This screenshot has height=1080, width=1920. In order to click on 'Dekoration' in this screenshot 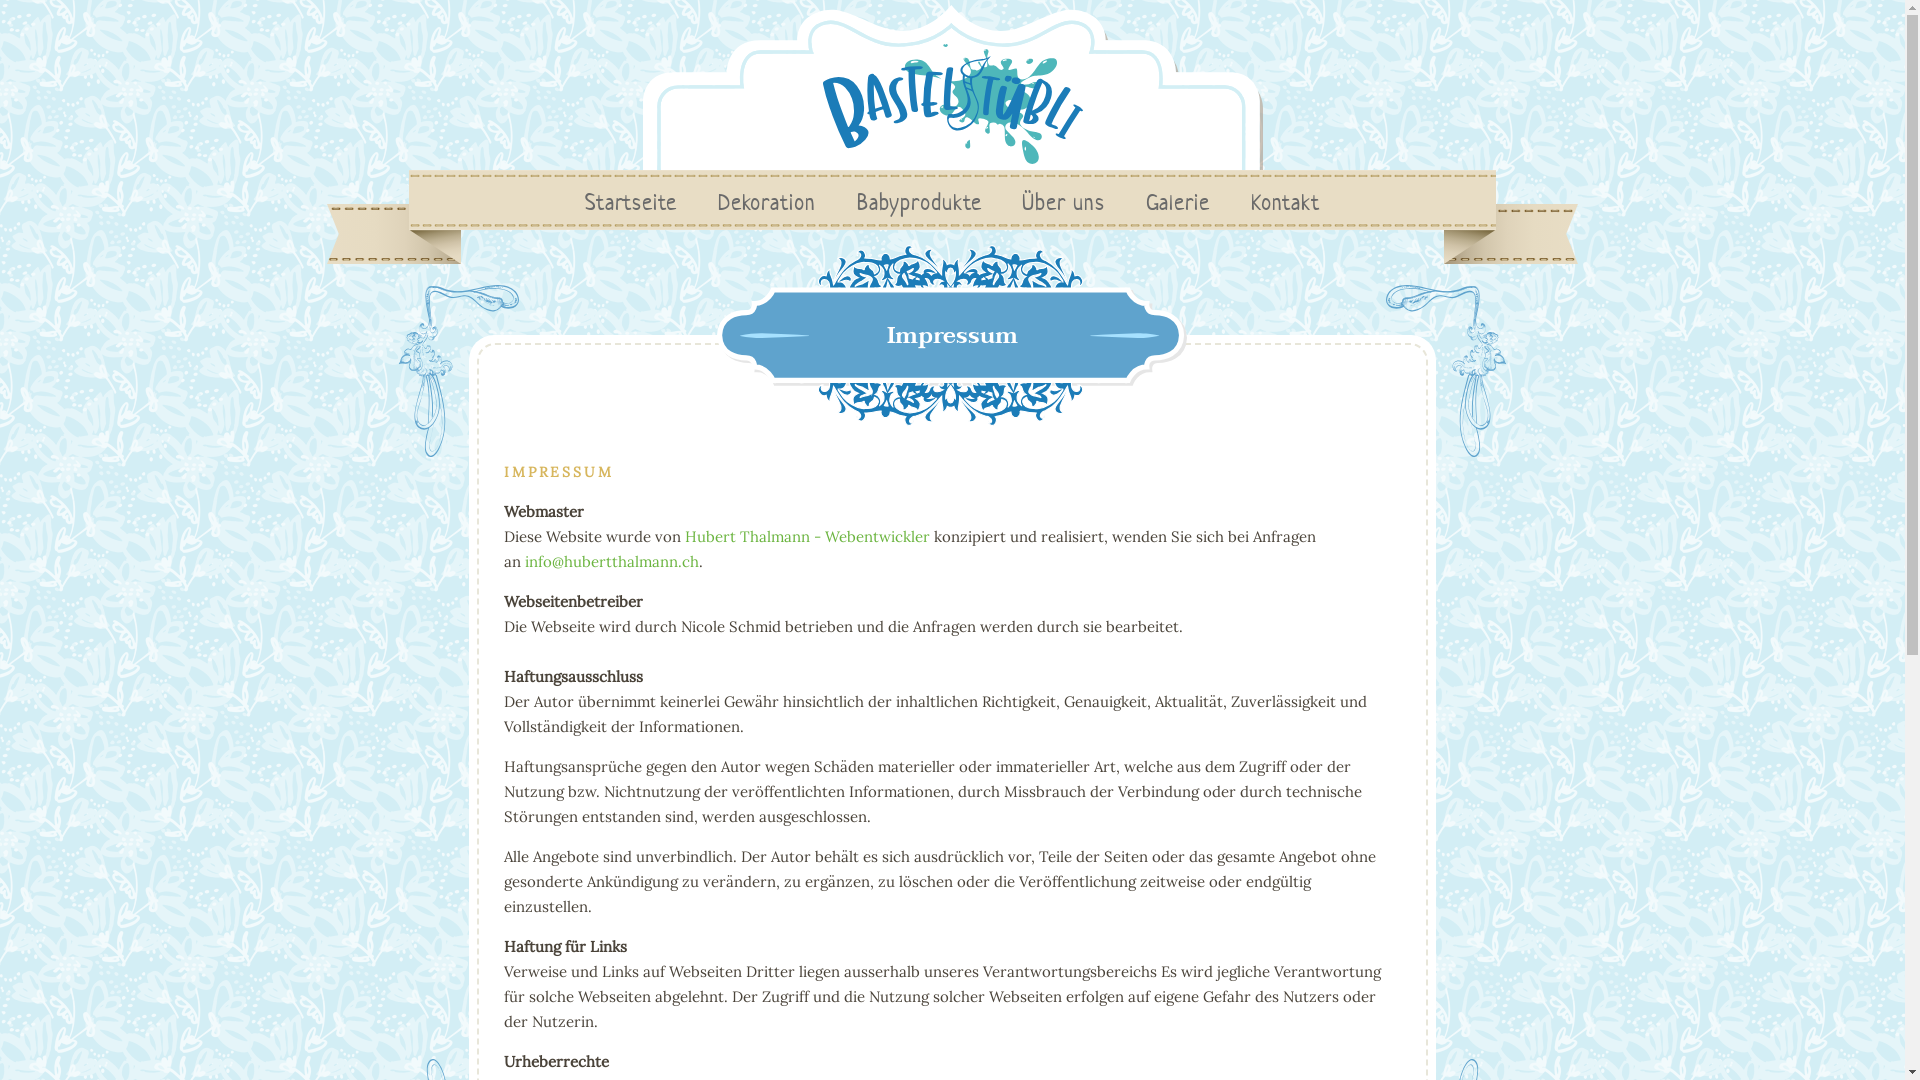, I will do `click(766, 202)`.